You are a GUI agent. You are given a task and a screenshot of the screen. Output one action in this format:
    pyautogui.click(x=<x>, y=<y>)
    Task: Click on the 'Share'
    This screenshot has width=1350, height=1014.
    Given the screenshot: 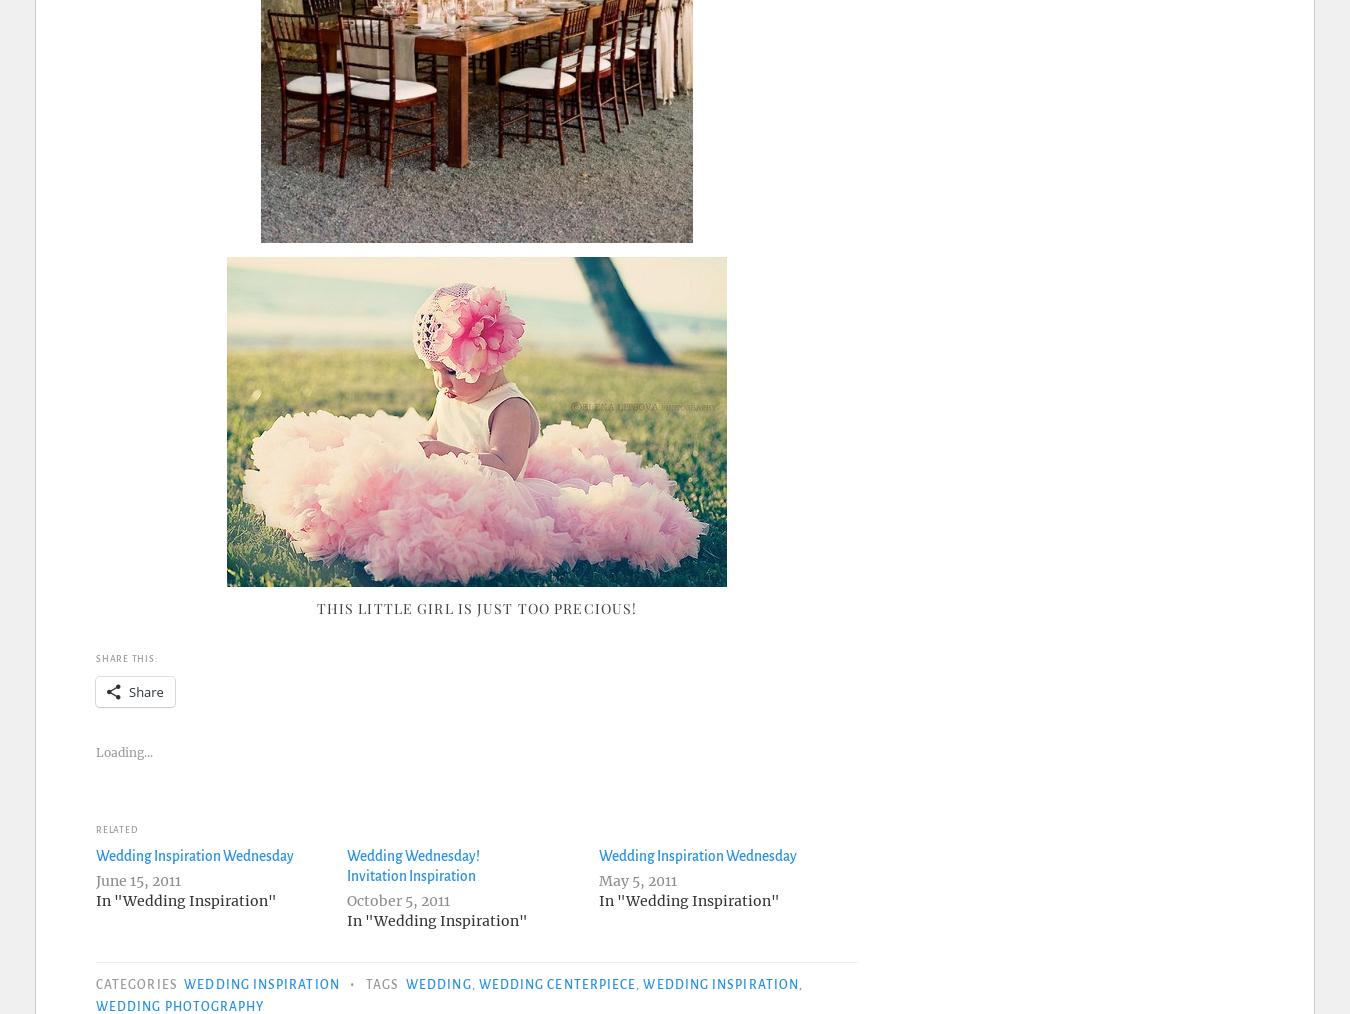 What is the action you would take?
    pyautogui.click(x=145, y=690)
    